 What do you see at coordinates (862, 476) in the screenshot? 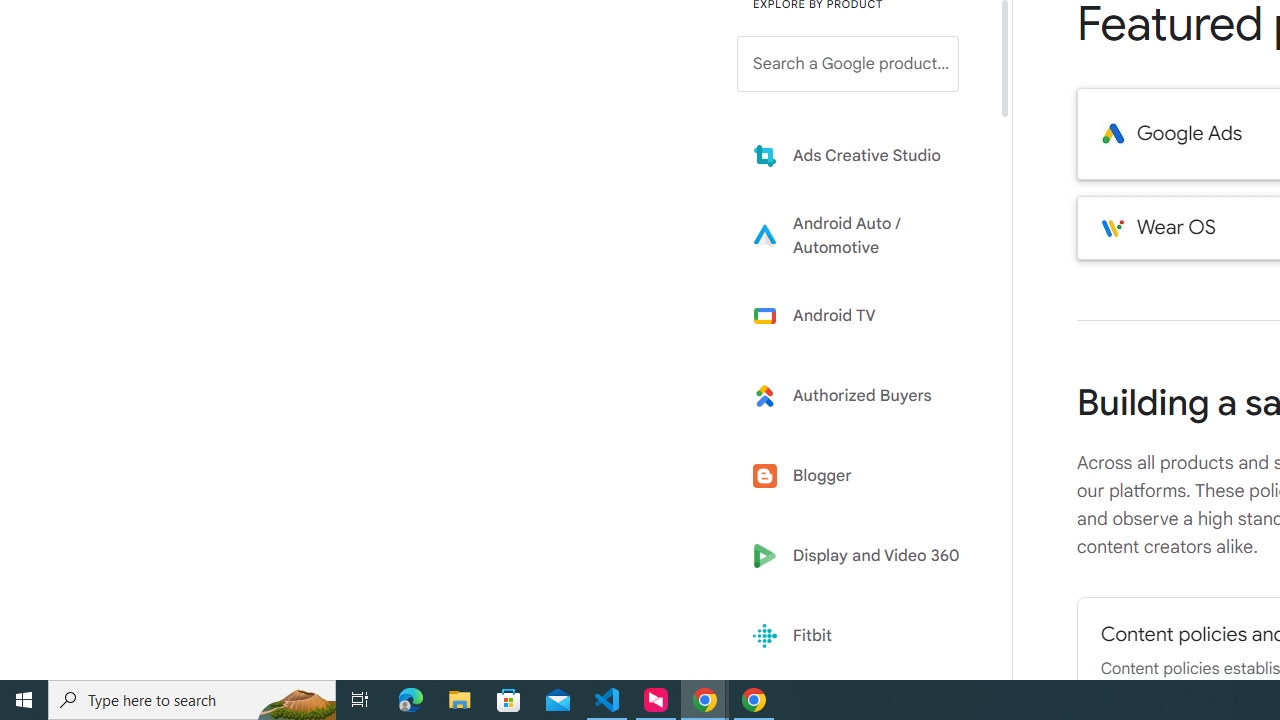
I see `'Blogger'` at bounding box center [862, 476].